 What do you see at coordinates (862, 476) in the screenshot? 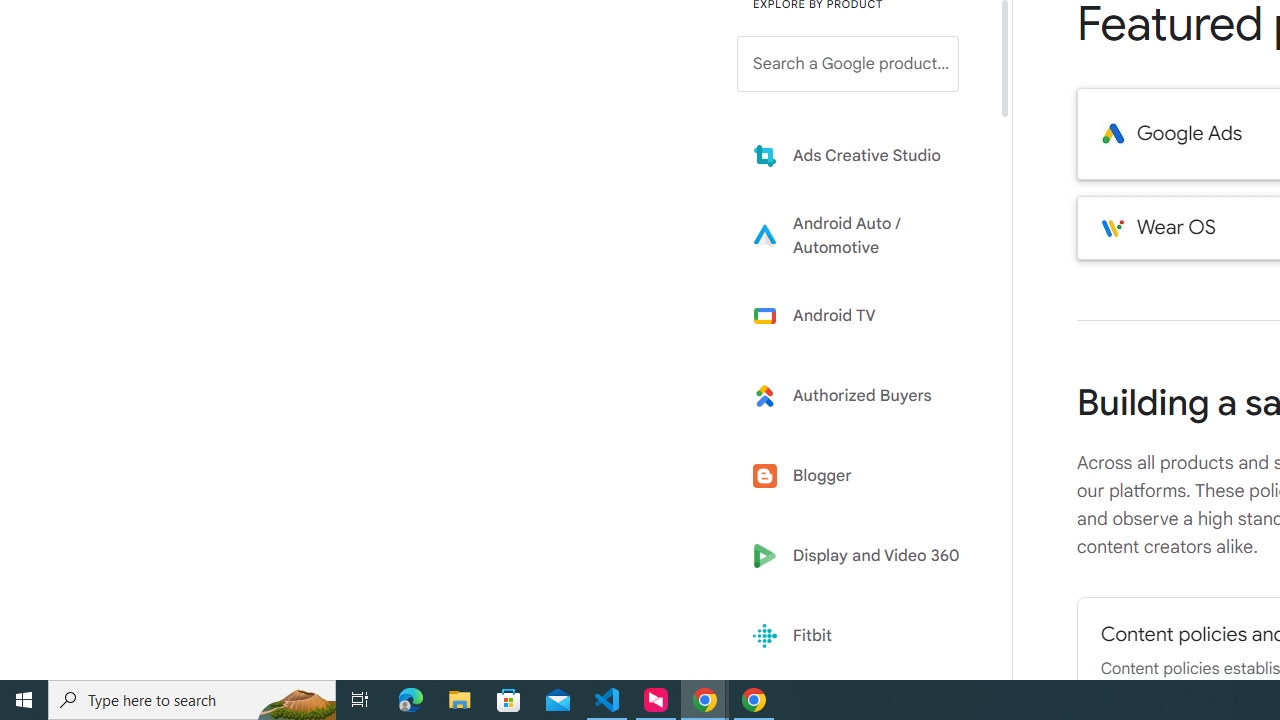
I see `'Blogger'` at bounding box center [862, 476].